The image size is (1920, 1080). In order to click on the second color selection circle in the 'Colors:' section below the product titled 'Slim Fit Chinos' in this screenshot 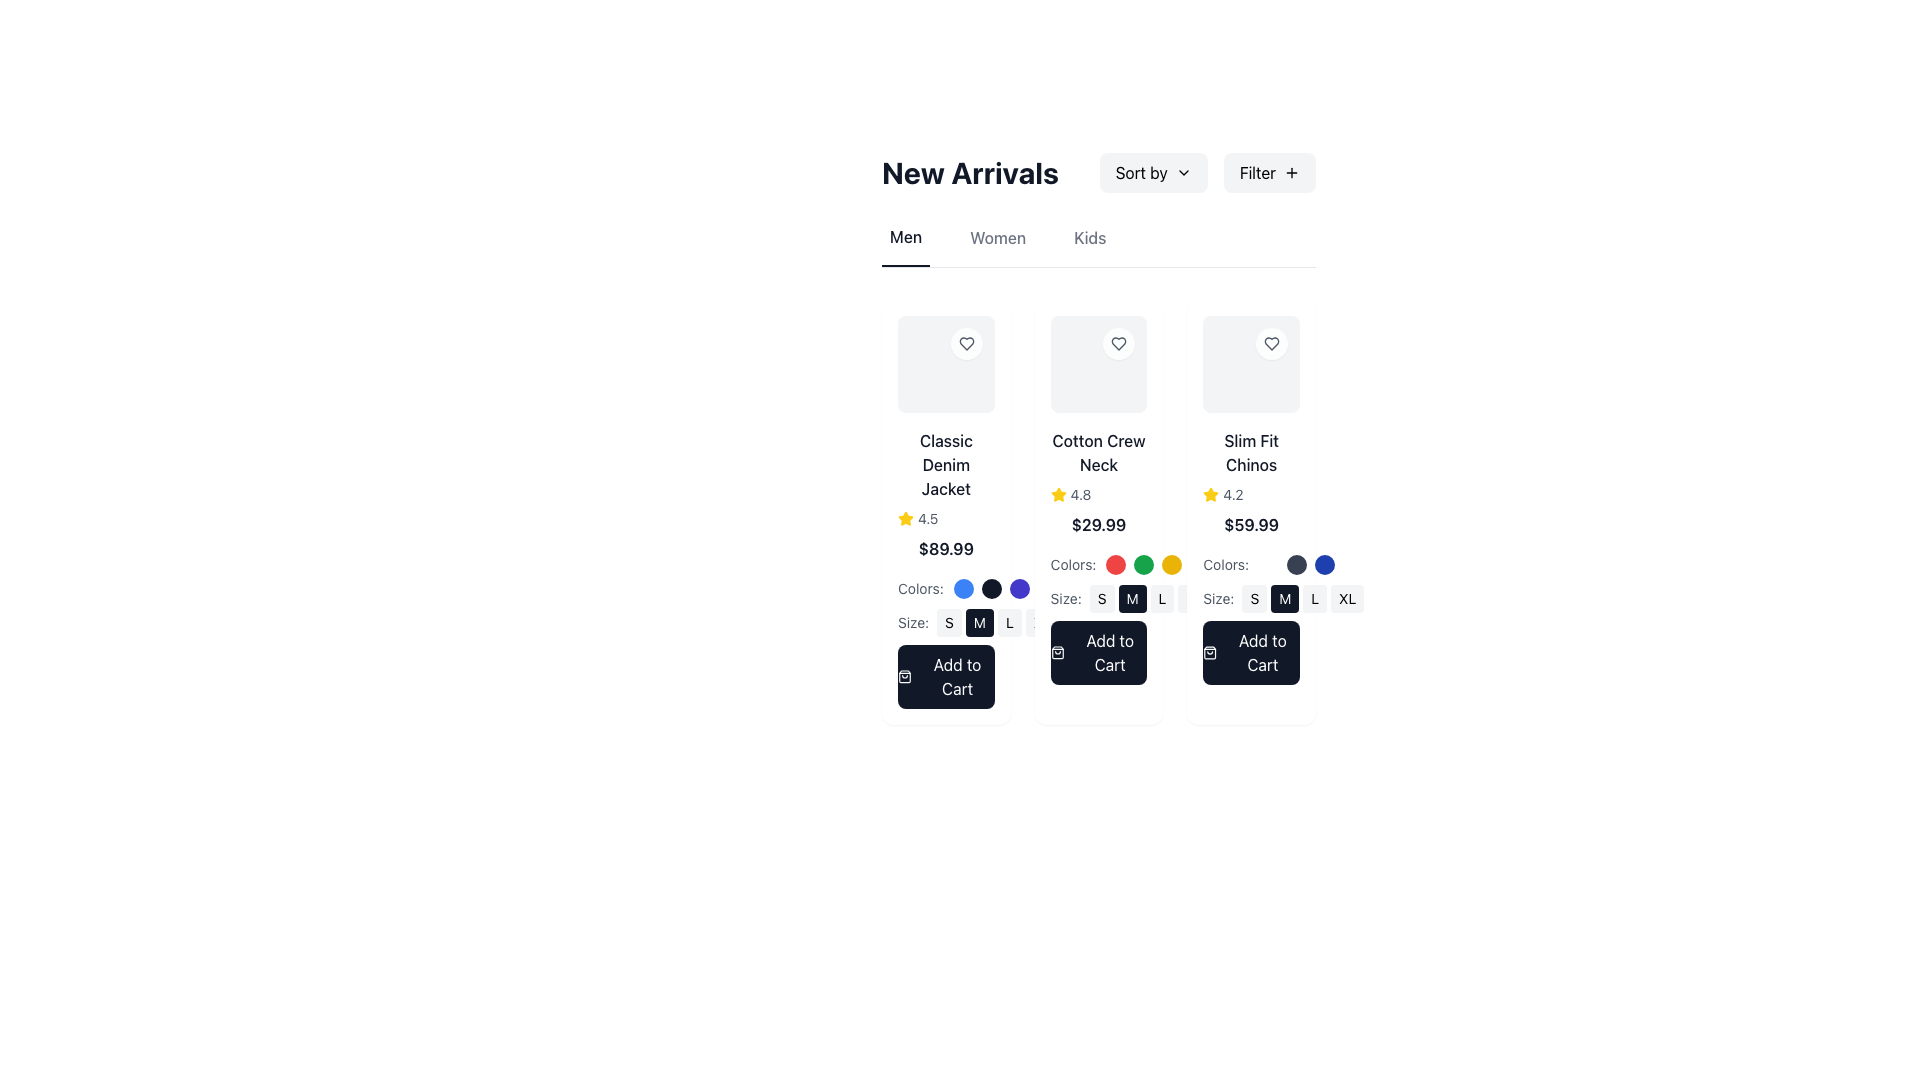, I will do `click(1297, 564)`.